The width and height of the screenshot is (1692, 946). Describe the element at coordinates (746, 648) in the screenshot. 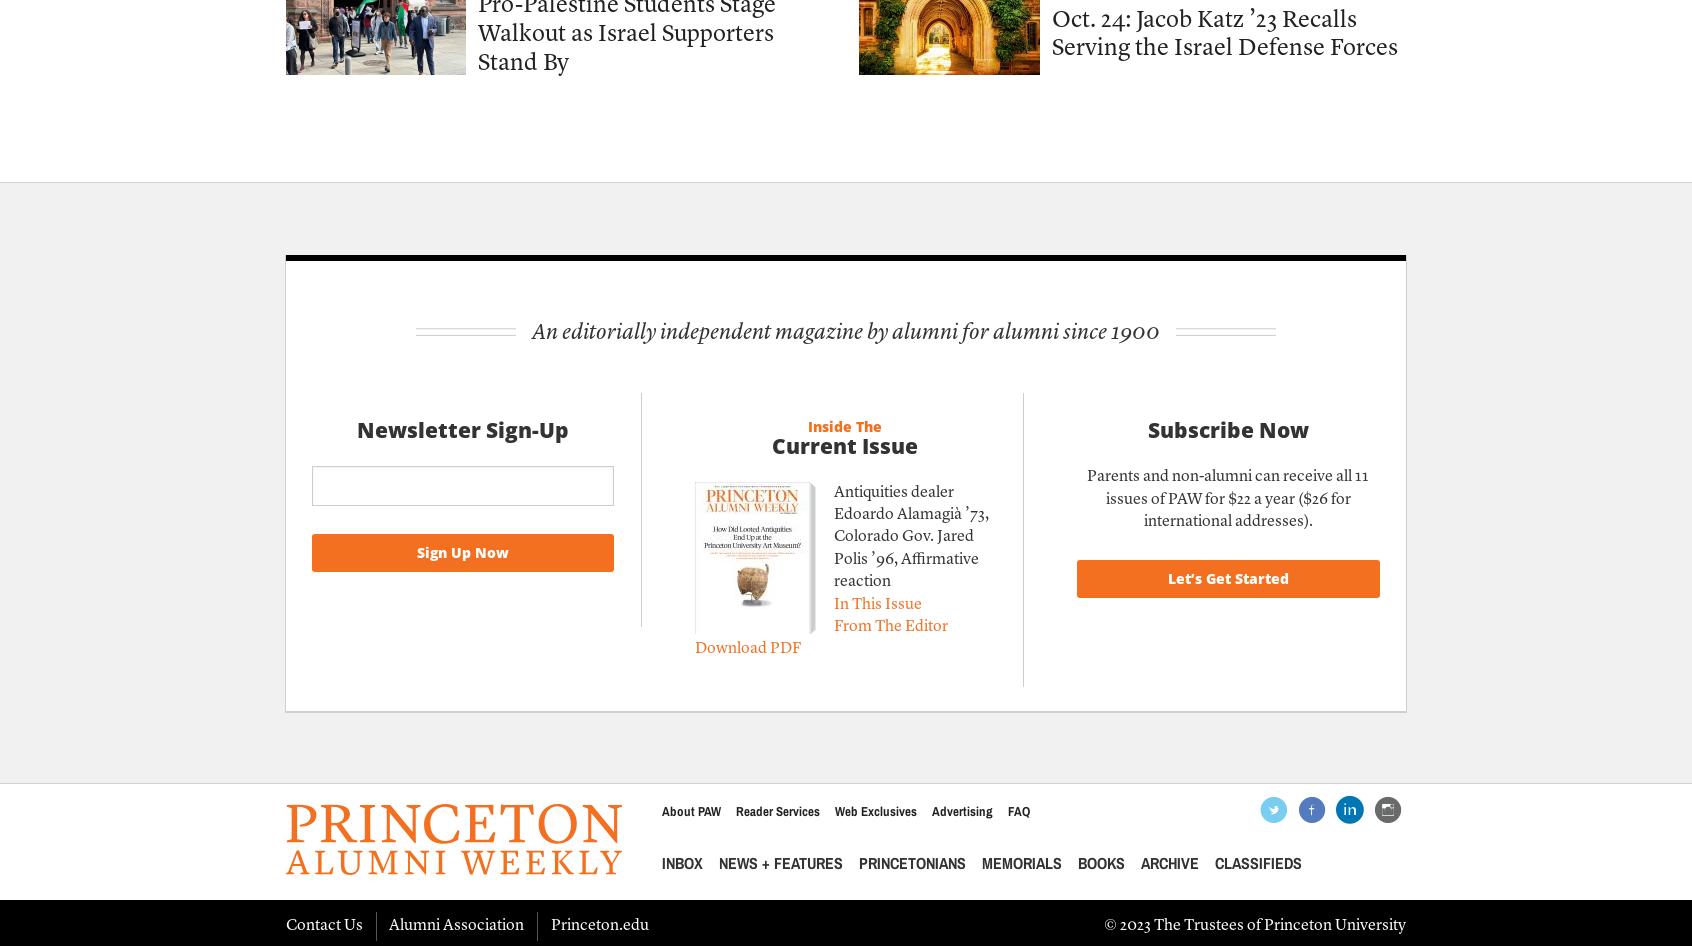

I see `'Download PDF'` at that location.